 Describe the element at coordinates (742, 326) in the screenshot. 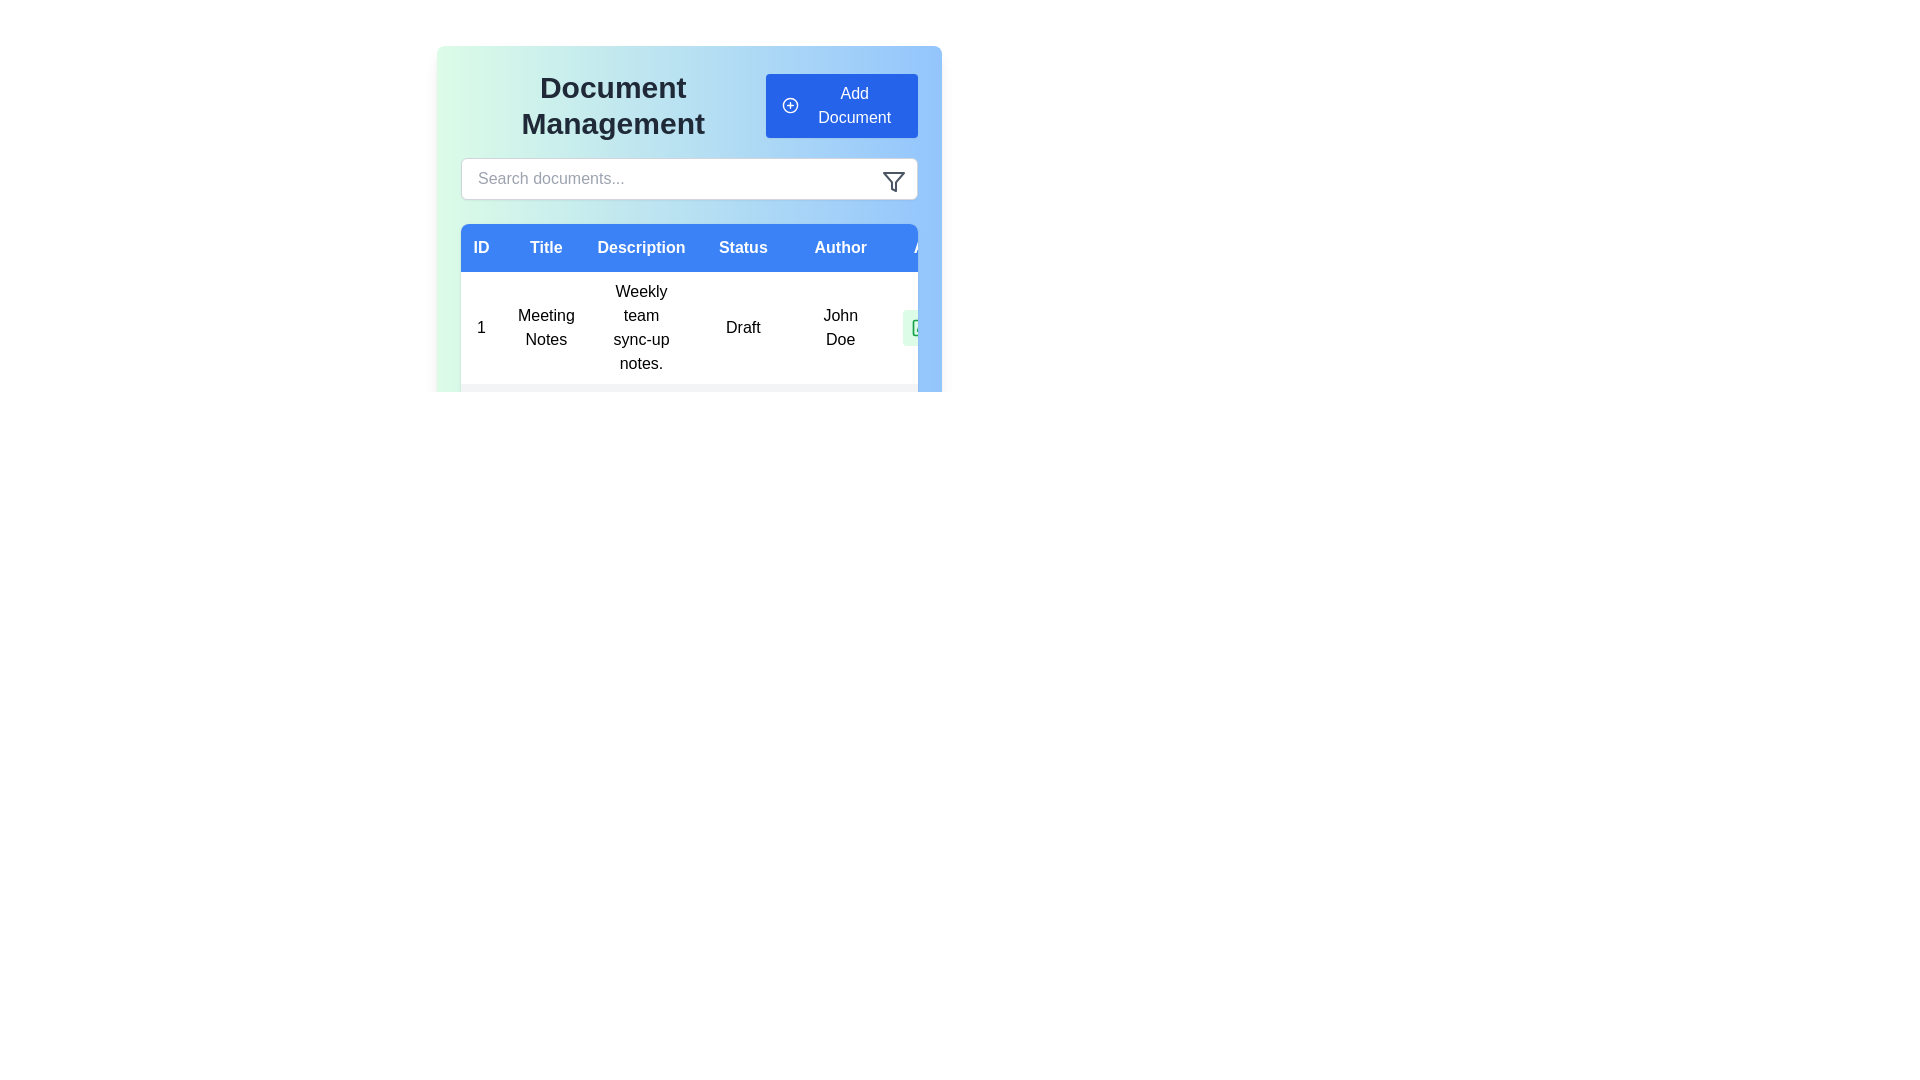

I see `the status label indicating the draft stage of the document in the fourth cell under the 'Status' column of the table` at that location.